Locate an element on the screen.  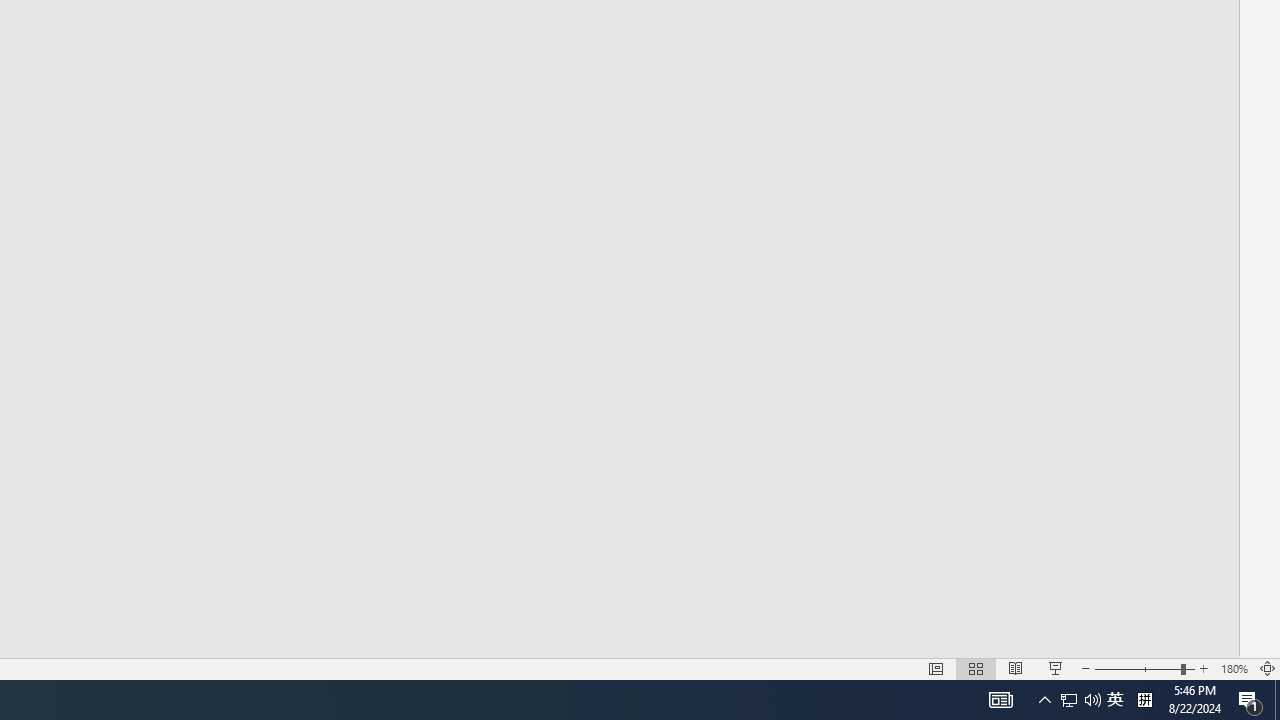
'Slide Sorter' is located at coordinates (976, 669).